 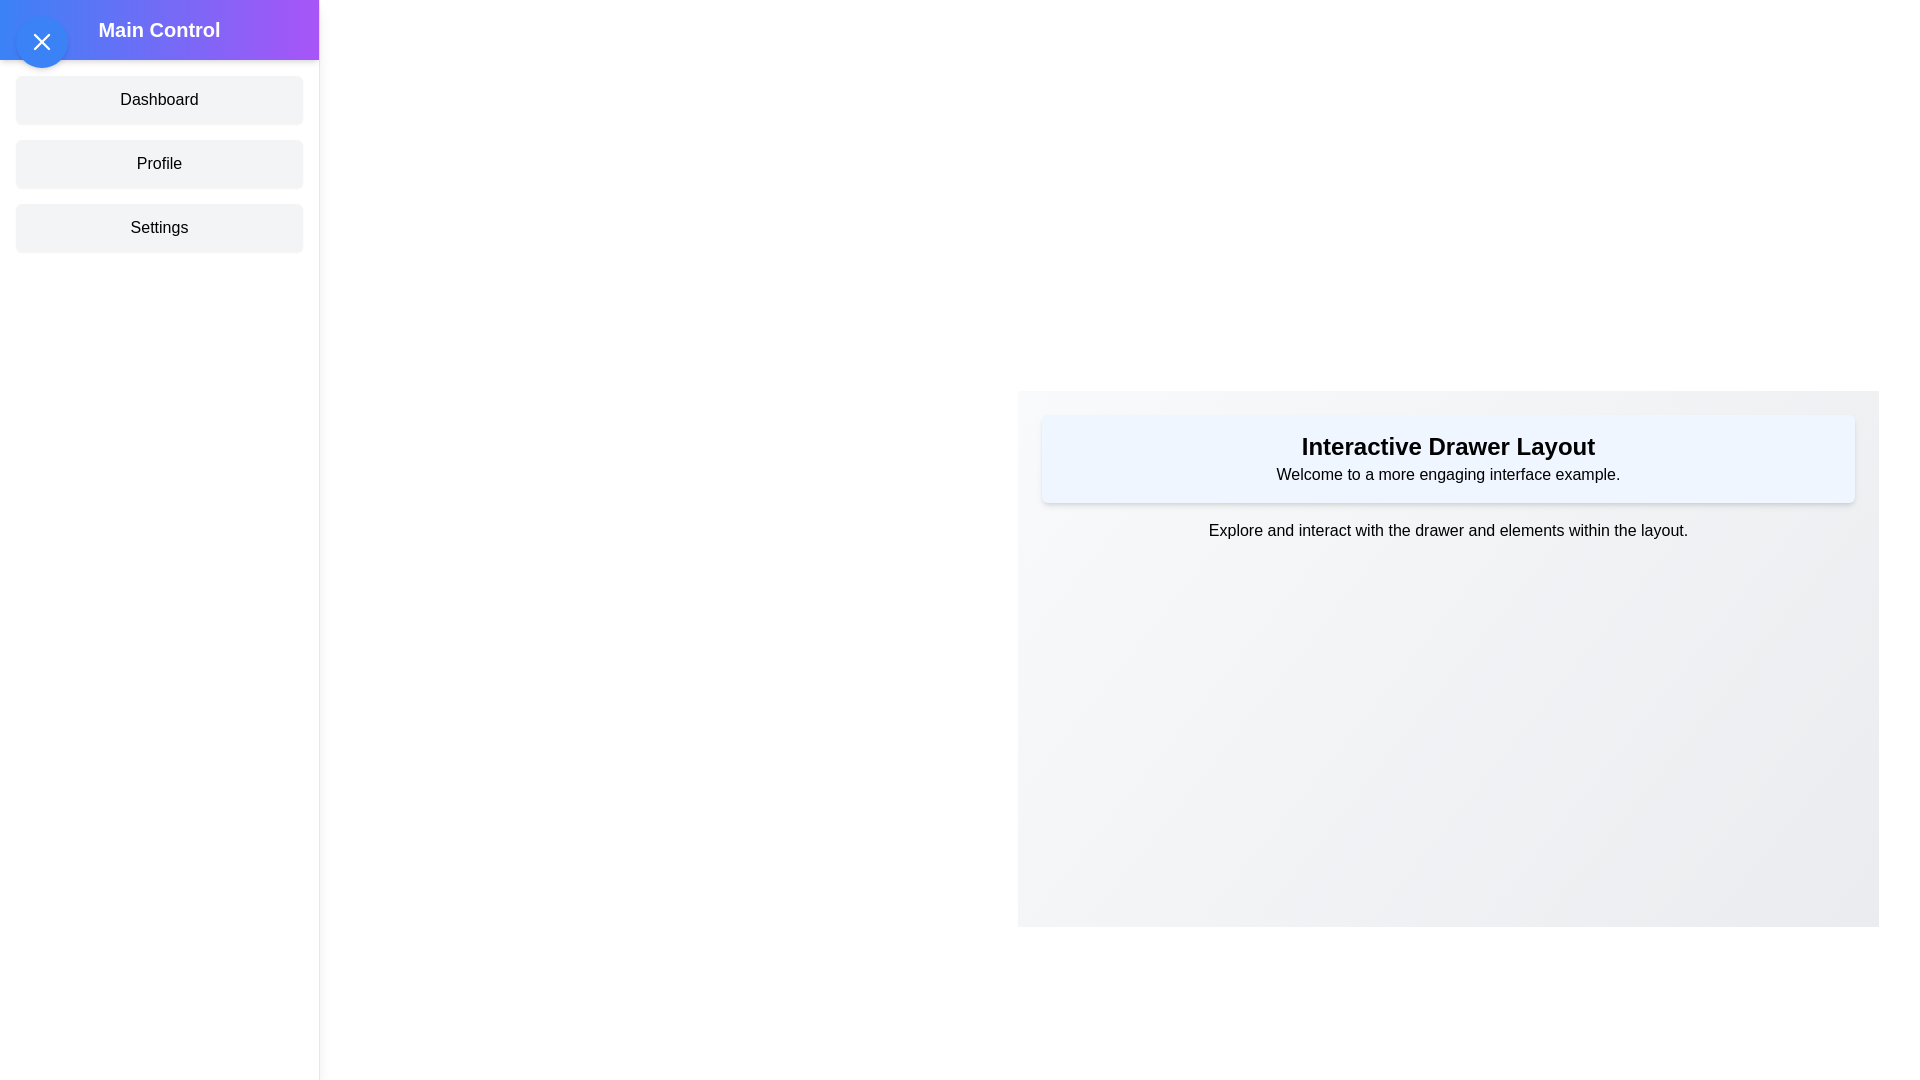 I want to click on the menu option Profile from the drawer, so click(x=158, y=163).